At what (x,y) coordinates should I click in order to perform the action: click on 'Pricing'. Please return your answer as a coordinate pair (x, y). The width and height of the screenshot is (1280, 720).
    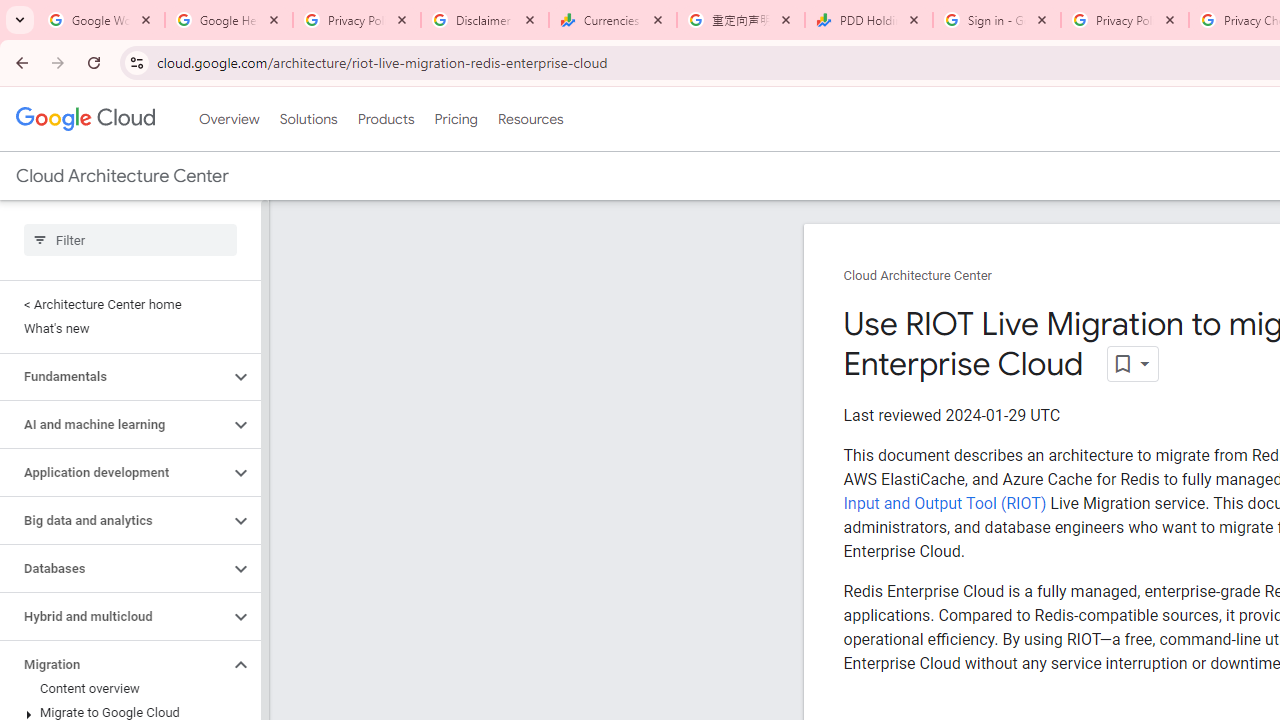
    Looking at the image, I should click on (454, 119).